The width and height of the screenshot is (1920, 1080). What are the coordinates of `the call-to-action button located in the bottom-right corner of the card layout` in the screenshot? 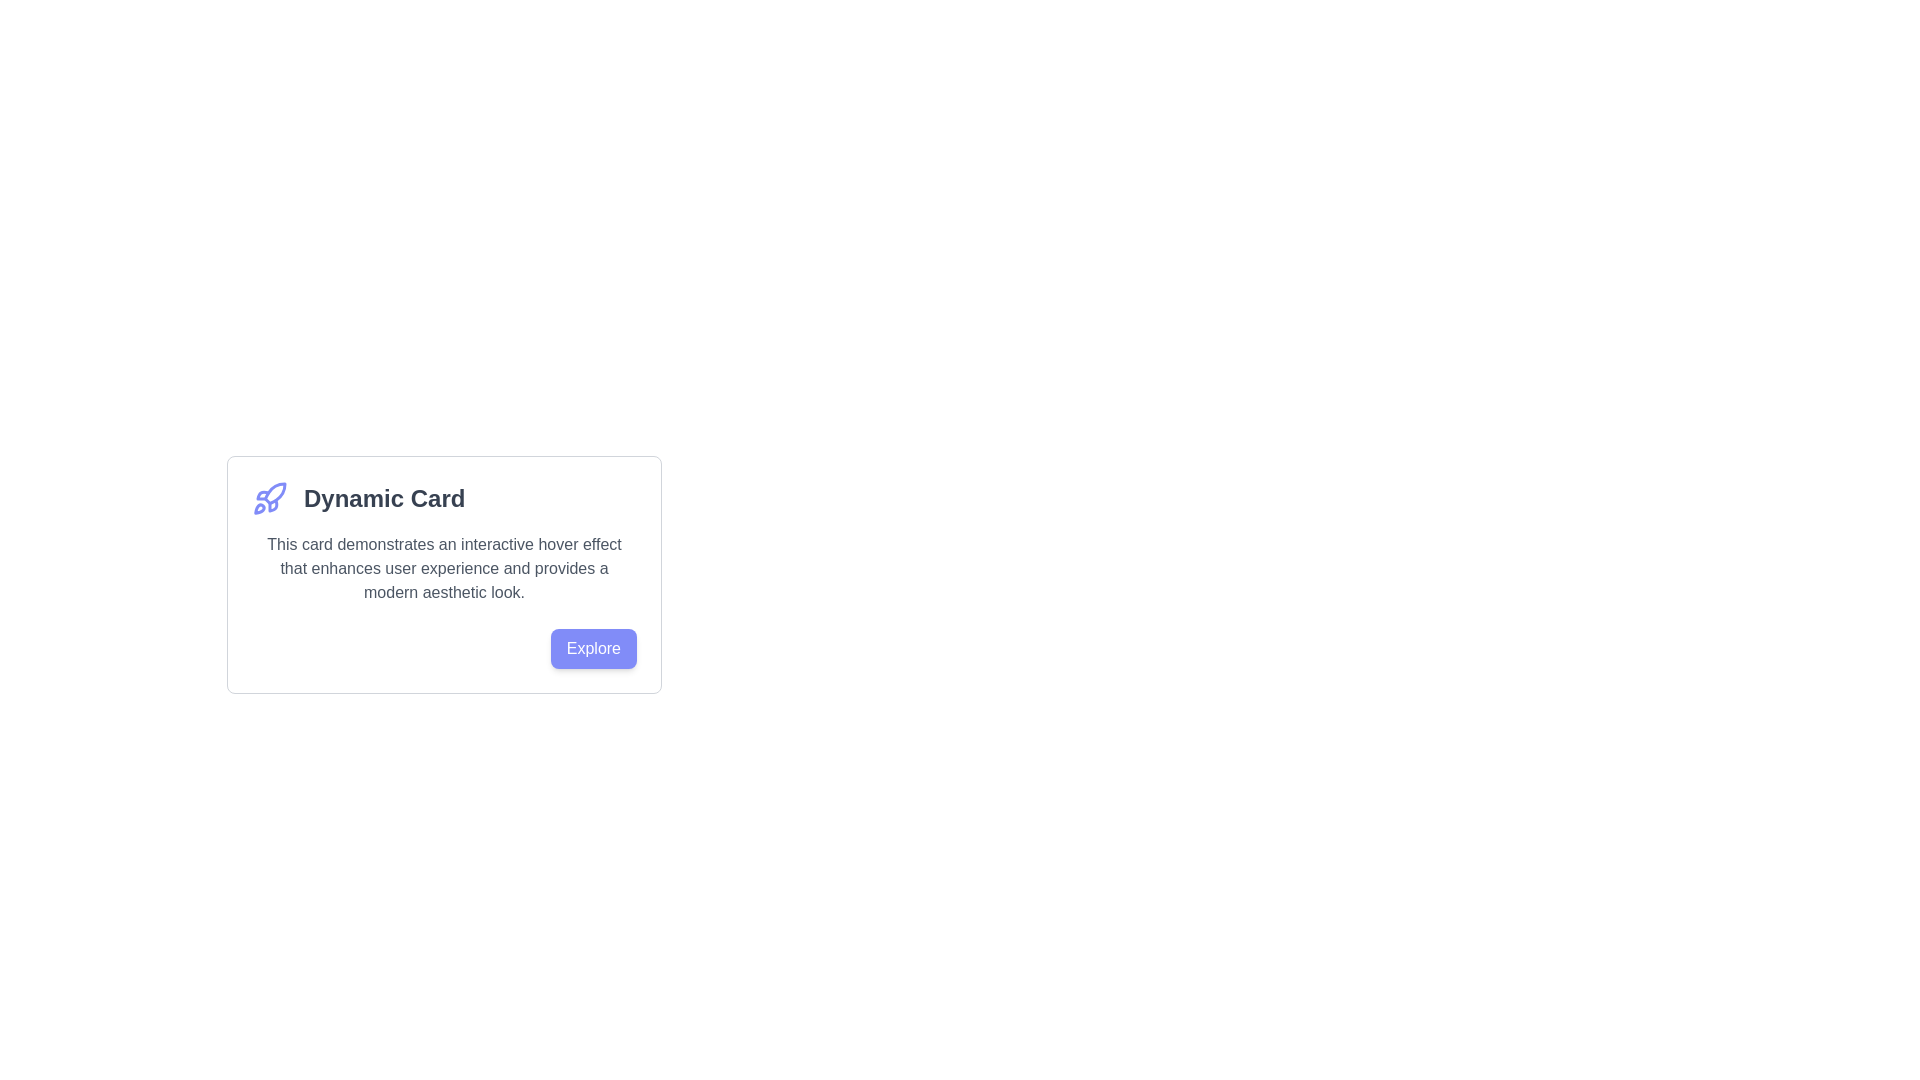 It's located at (443, 648).